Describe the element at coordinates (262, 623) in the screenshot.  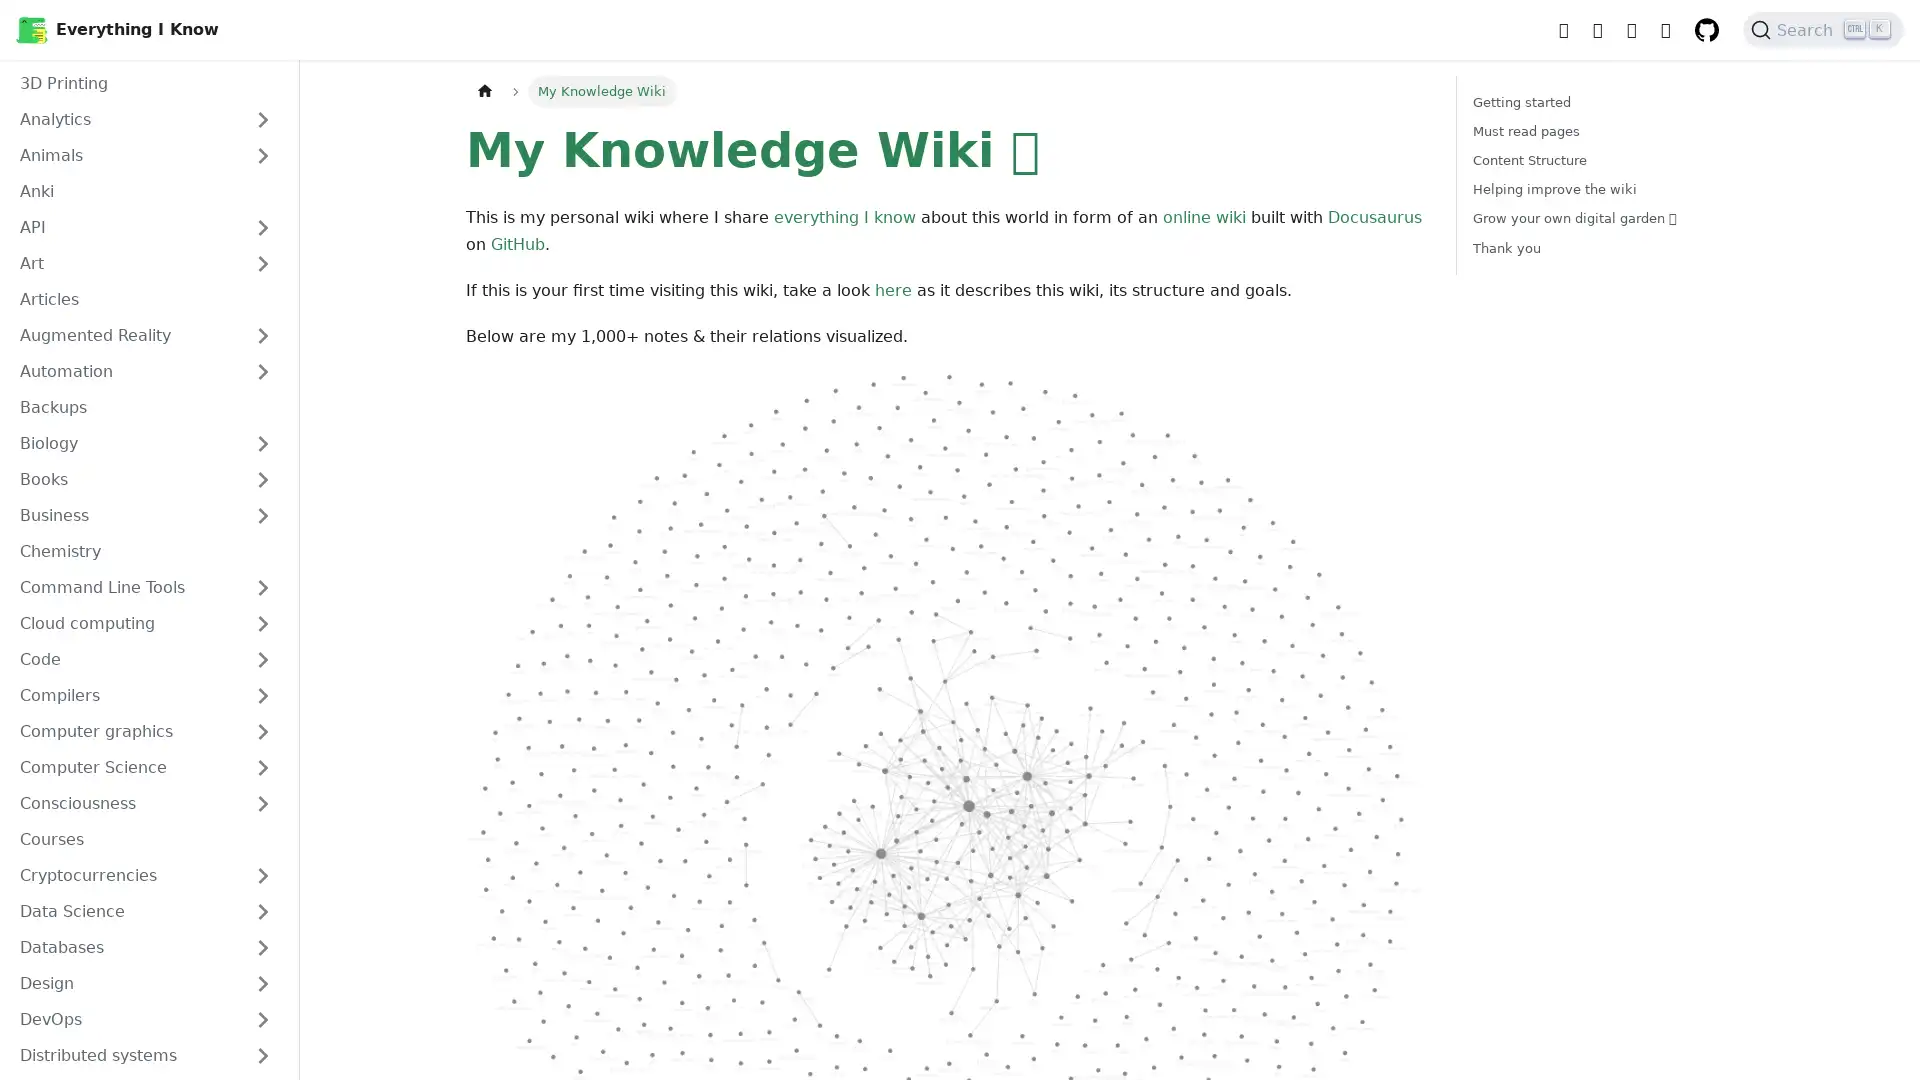
I see `Toggle the collapsible sidebar category 'Cloud computing'` at that location.